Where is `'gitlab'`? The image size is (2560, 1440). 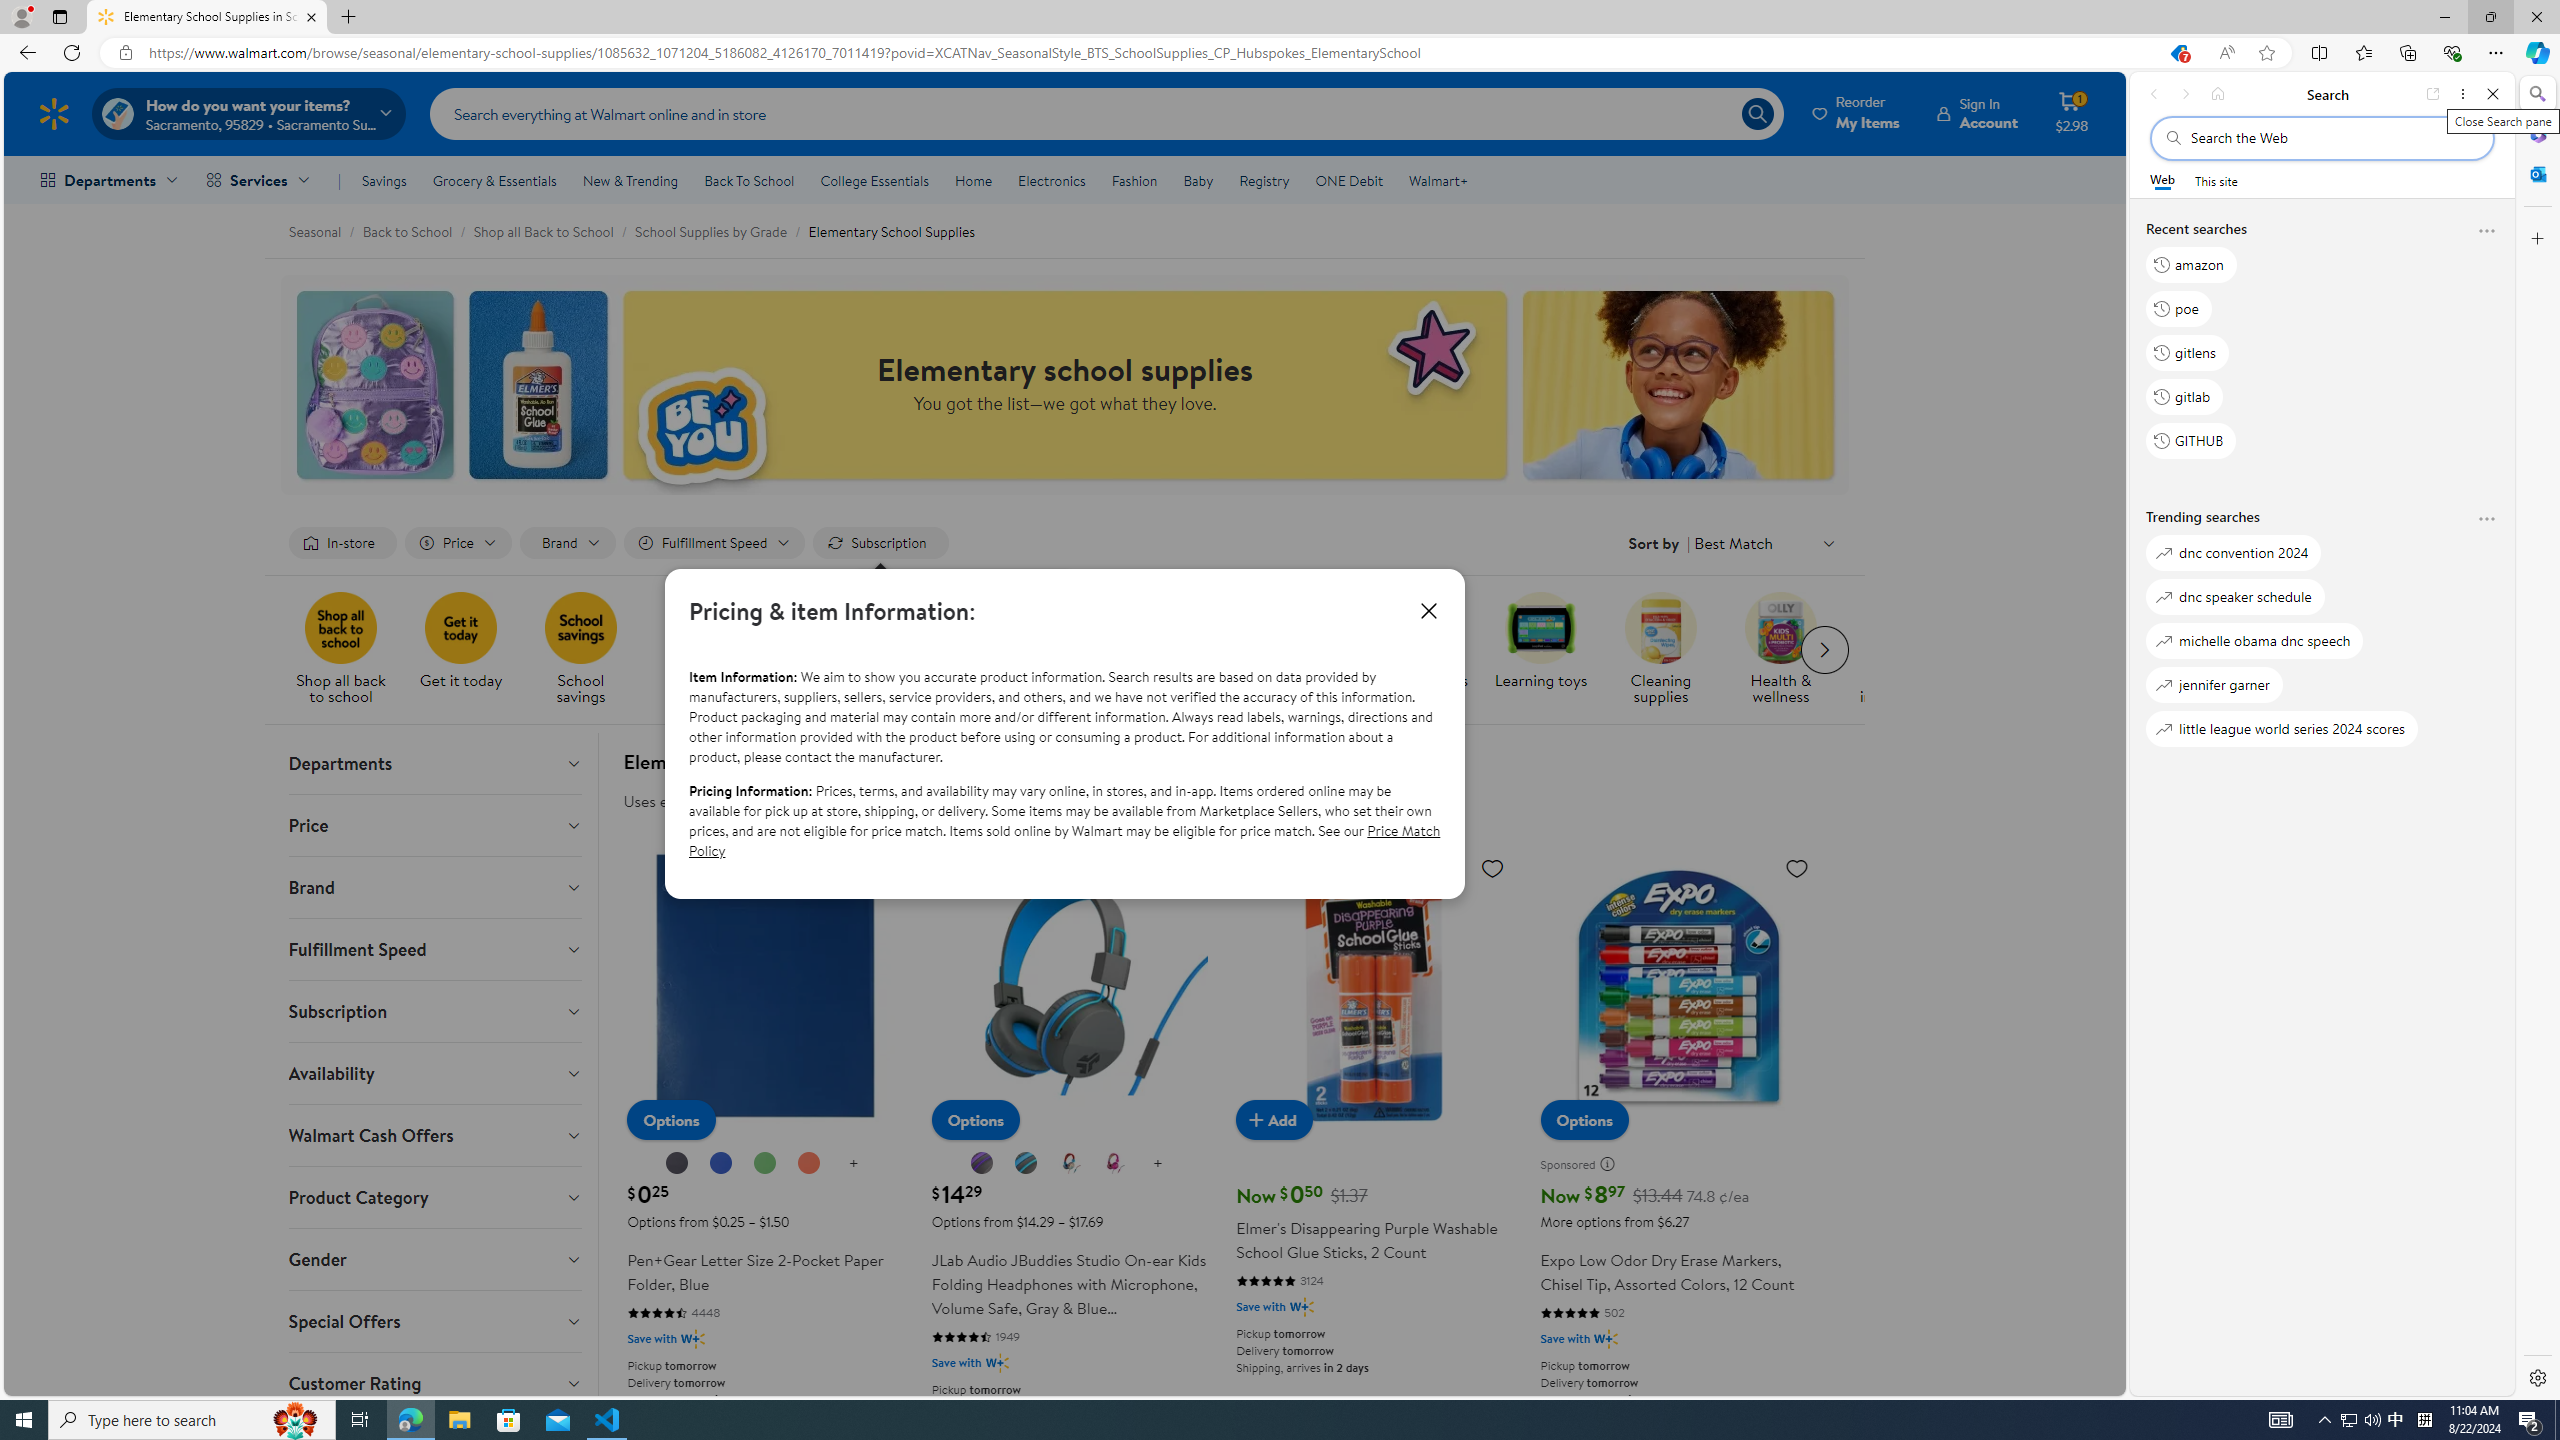
'gitlab' is located at coordinates (2184, 395).